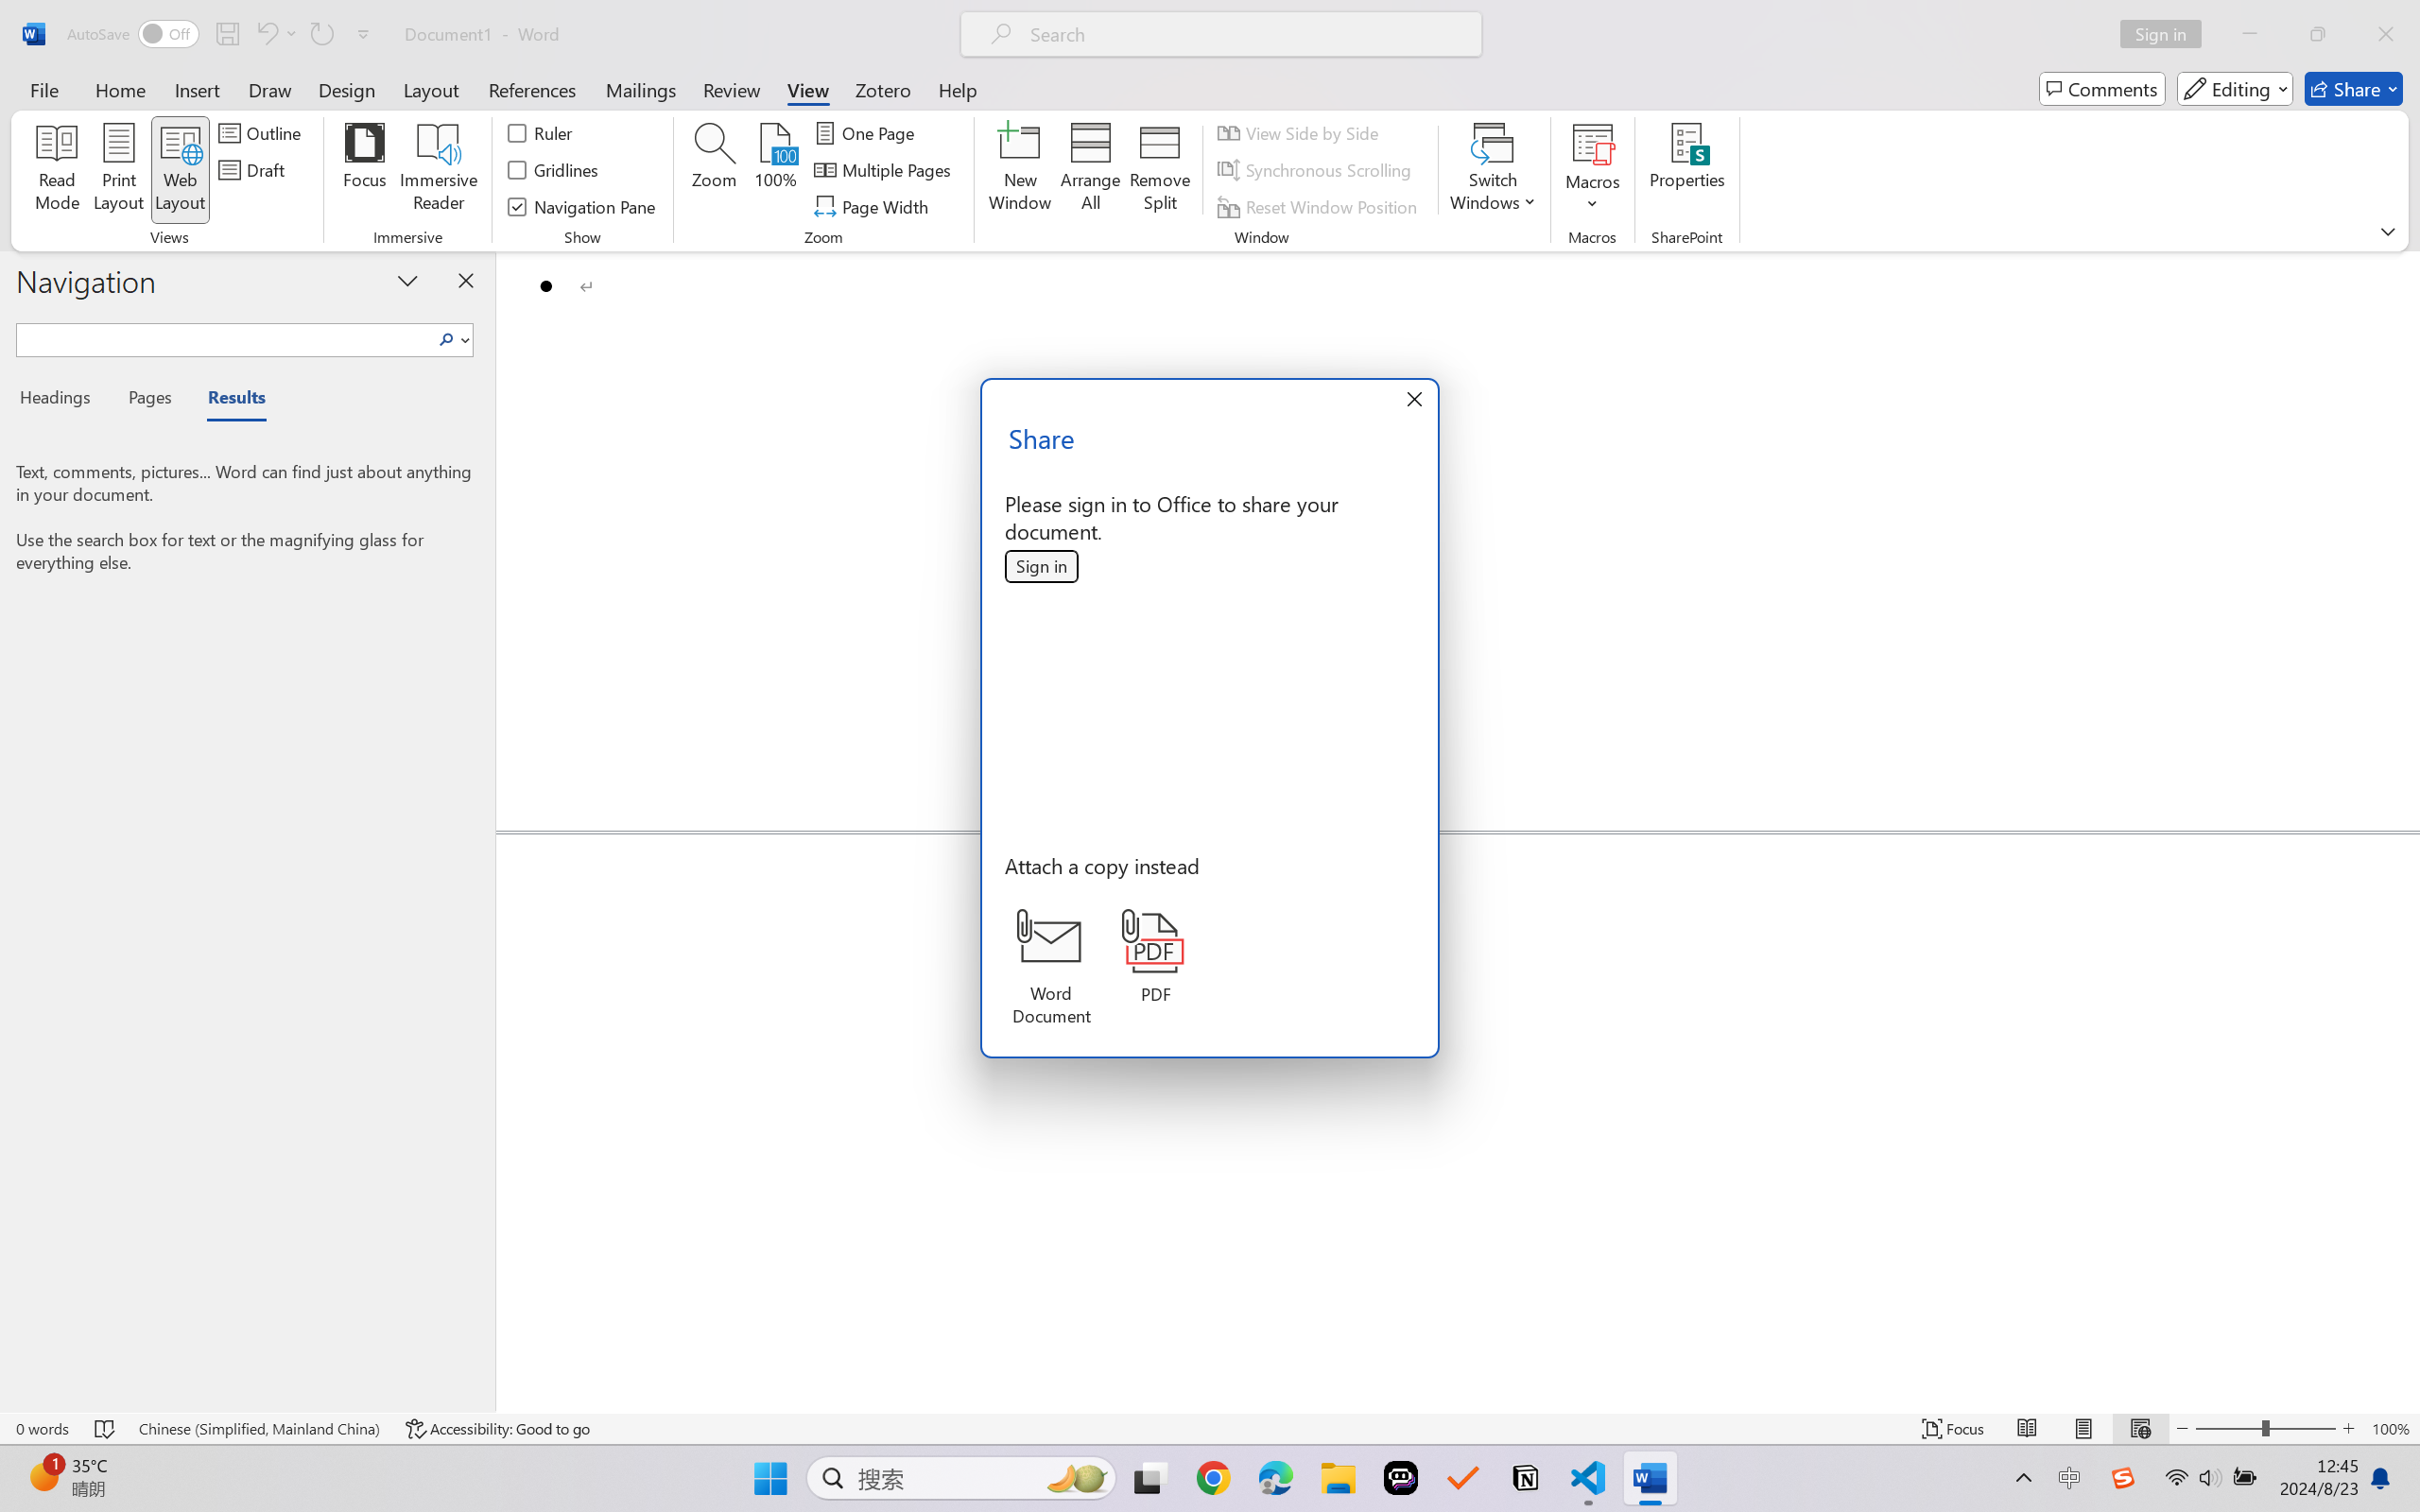 The height and width of the screenshot is (1512, 2420). What do you see at coordinates (265, 33) in the screenshot?
I see `'Undo Bullet Default'` at bounding box center [265, 33].